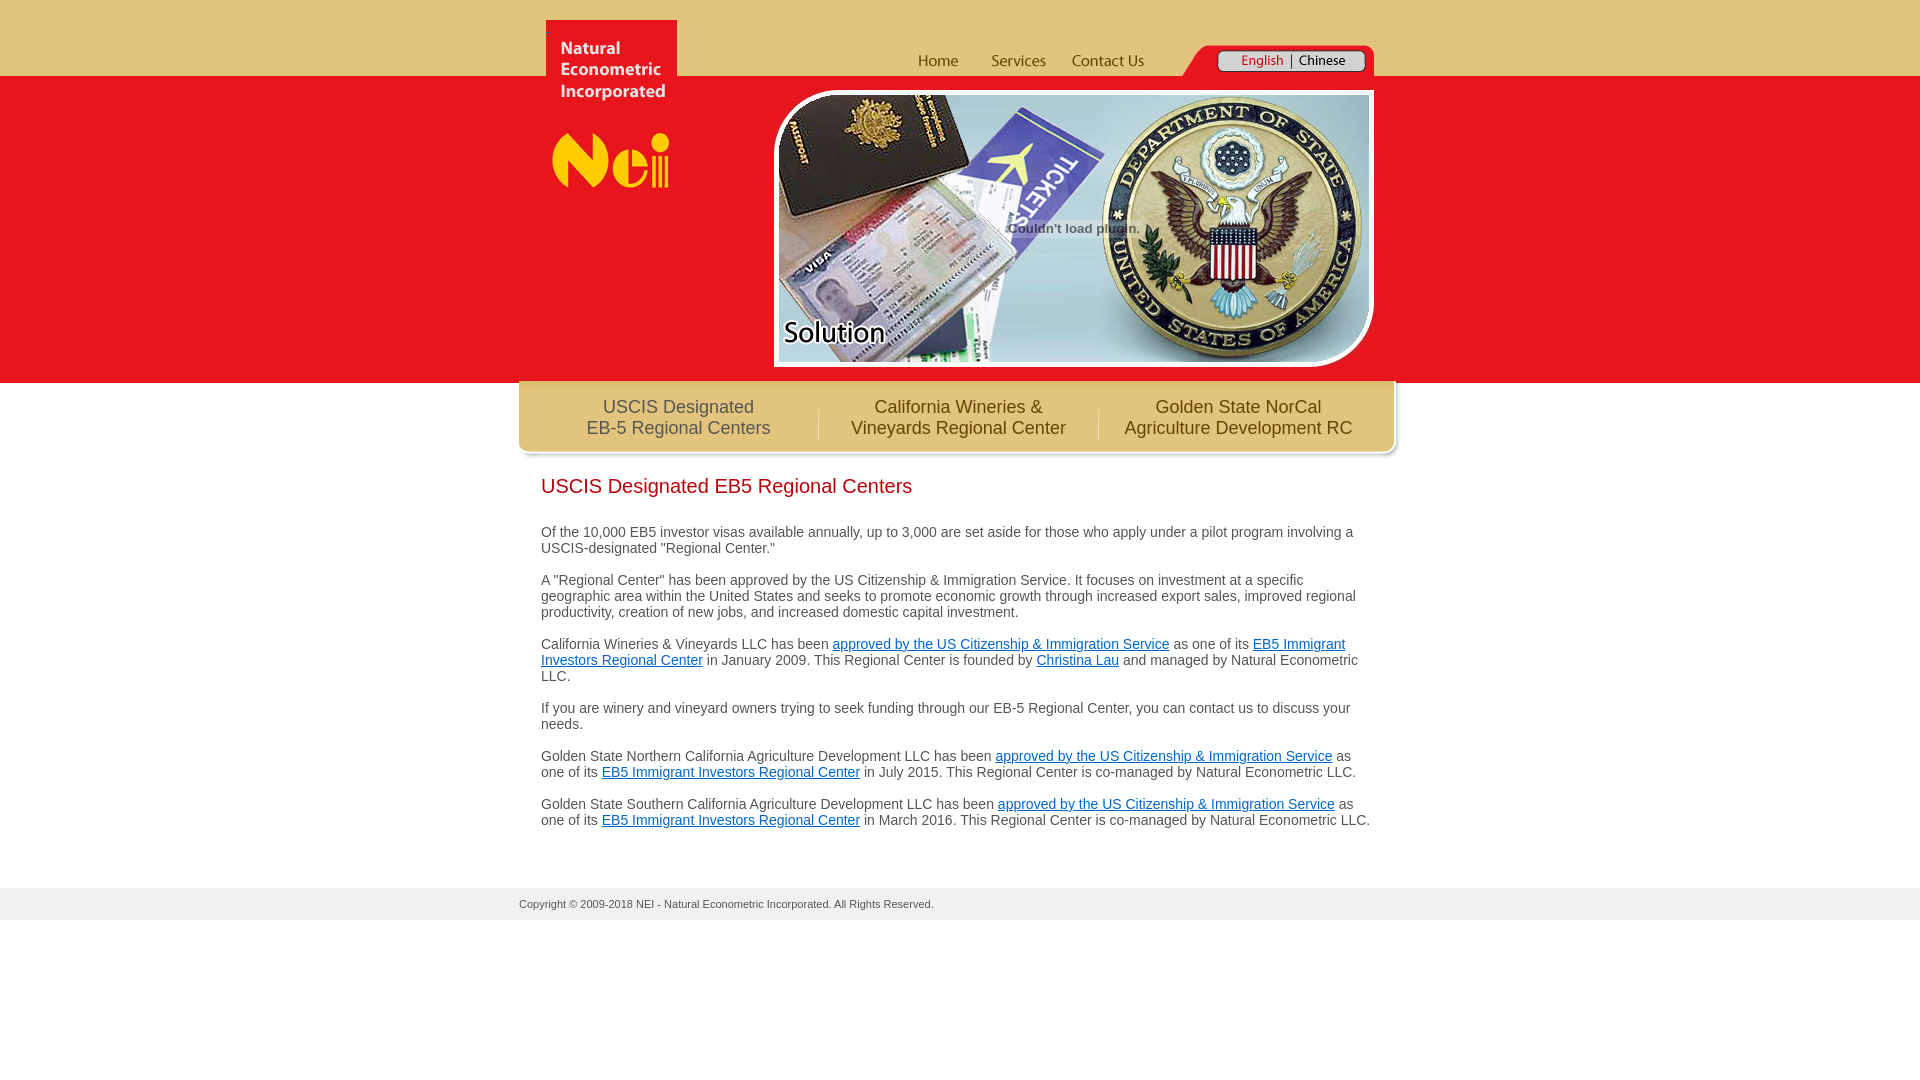 This screenshot has height=1080, width=1920. What do you see at coordinates (1237, 417) in the screenshot?
I see `'Golden State NorCal Agriculture Development RC'` at bounding box center [1237, 417].